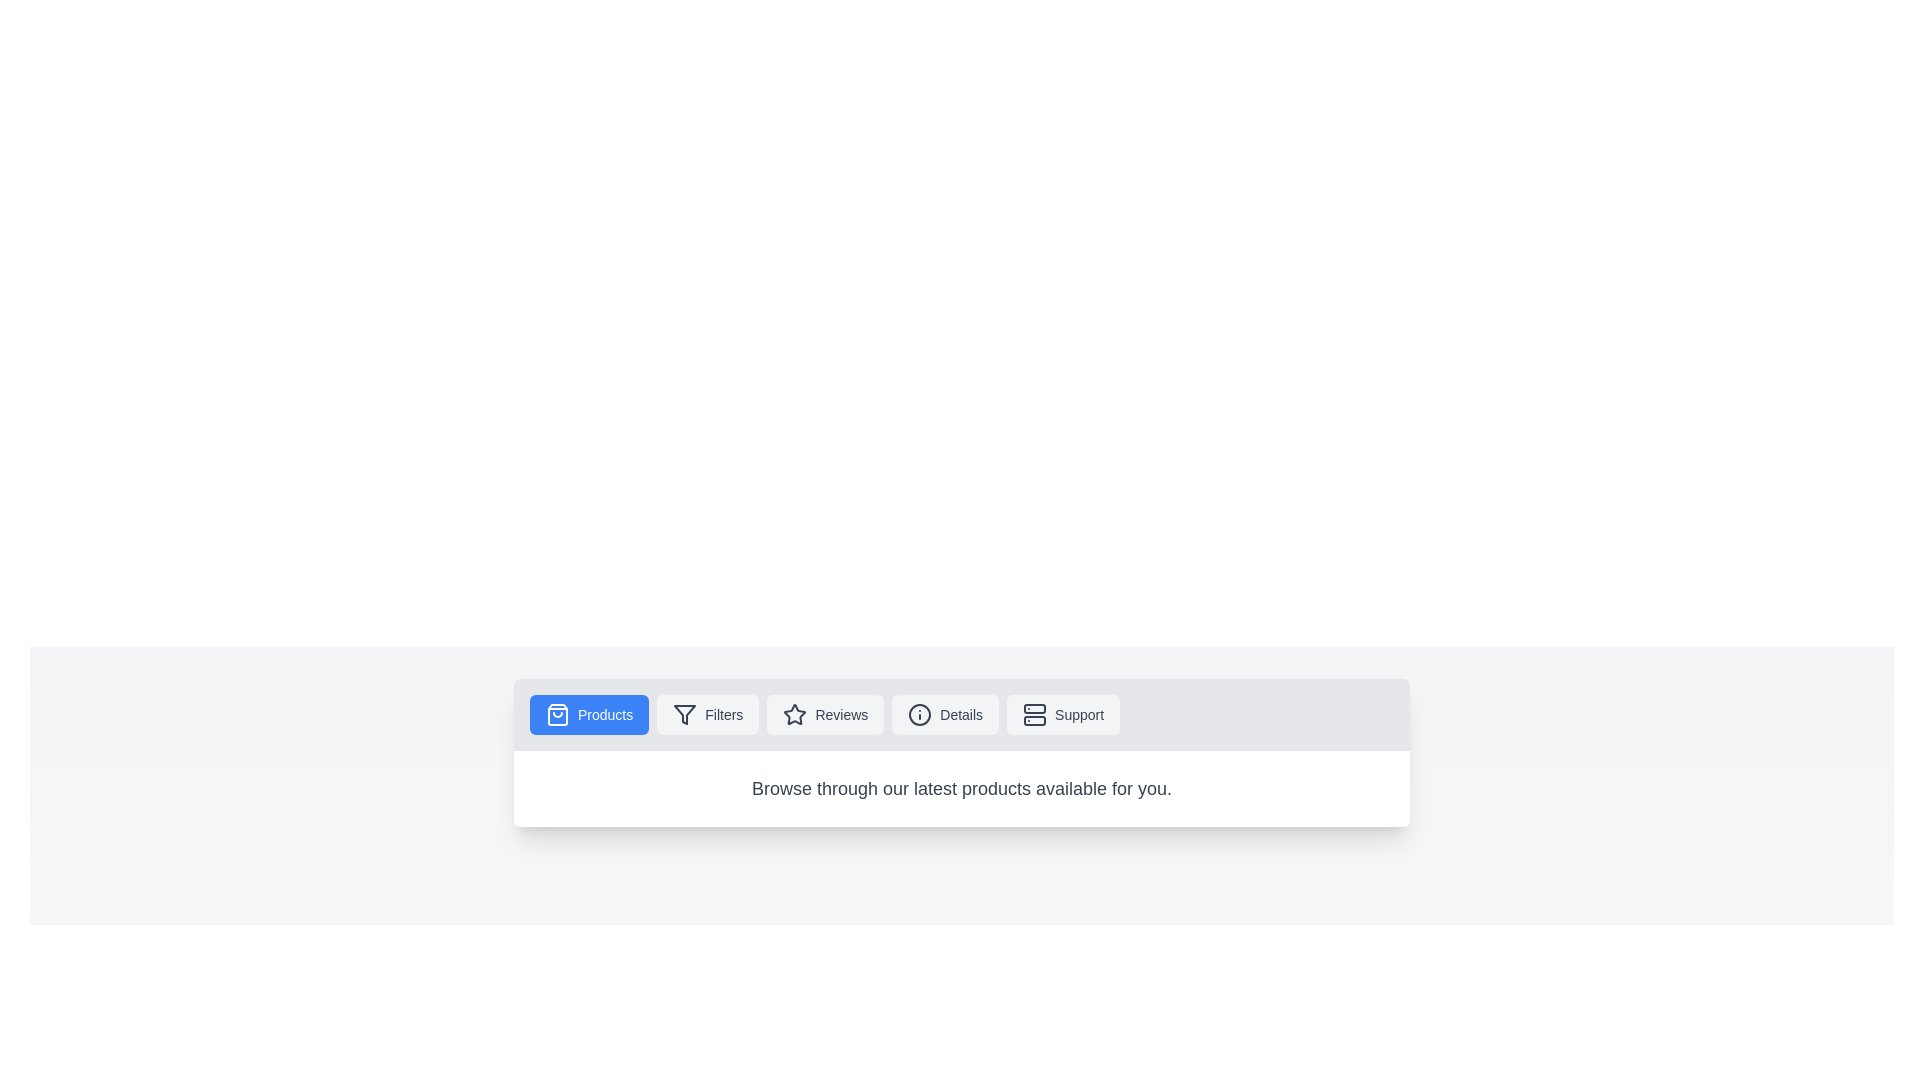 The image size is (1920, 1080). What do you see at coordinates (588, 713) in the screenshot?
I see `the Products tab by clicking on its button` at bounding box center [588, 713].